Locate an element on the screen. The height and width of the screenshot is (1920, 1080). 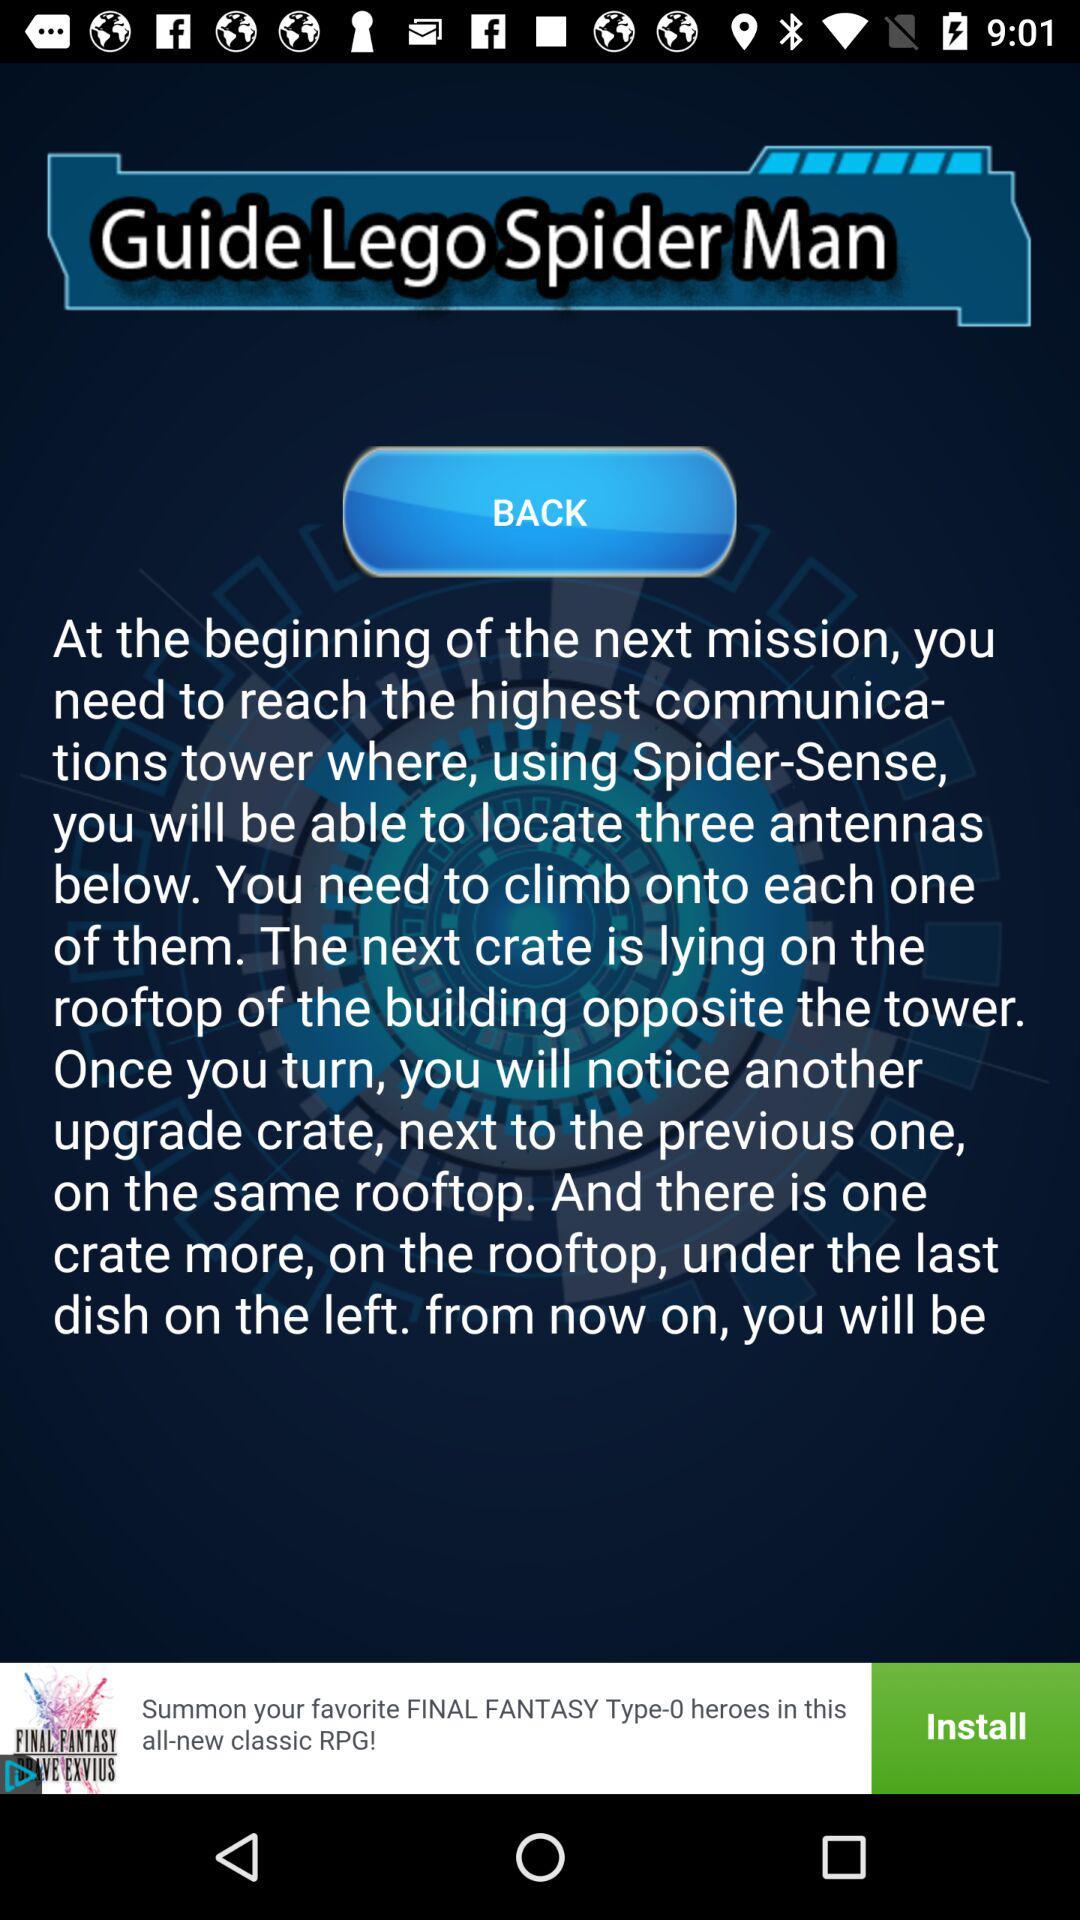
install final fantasy is located at coordinates (540, 1727).